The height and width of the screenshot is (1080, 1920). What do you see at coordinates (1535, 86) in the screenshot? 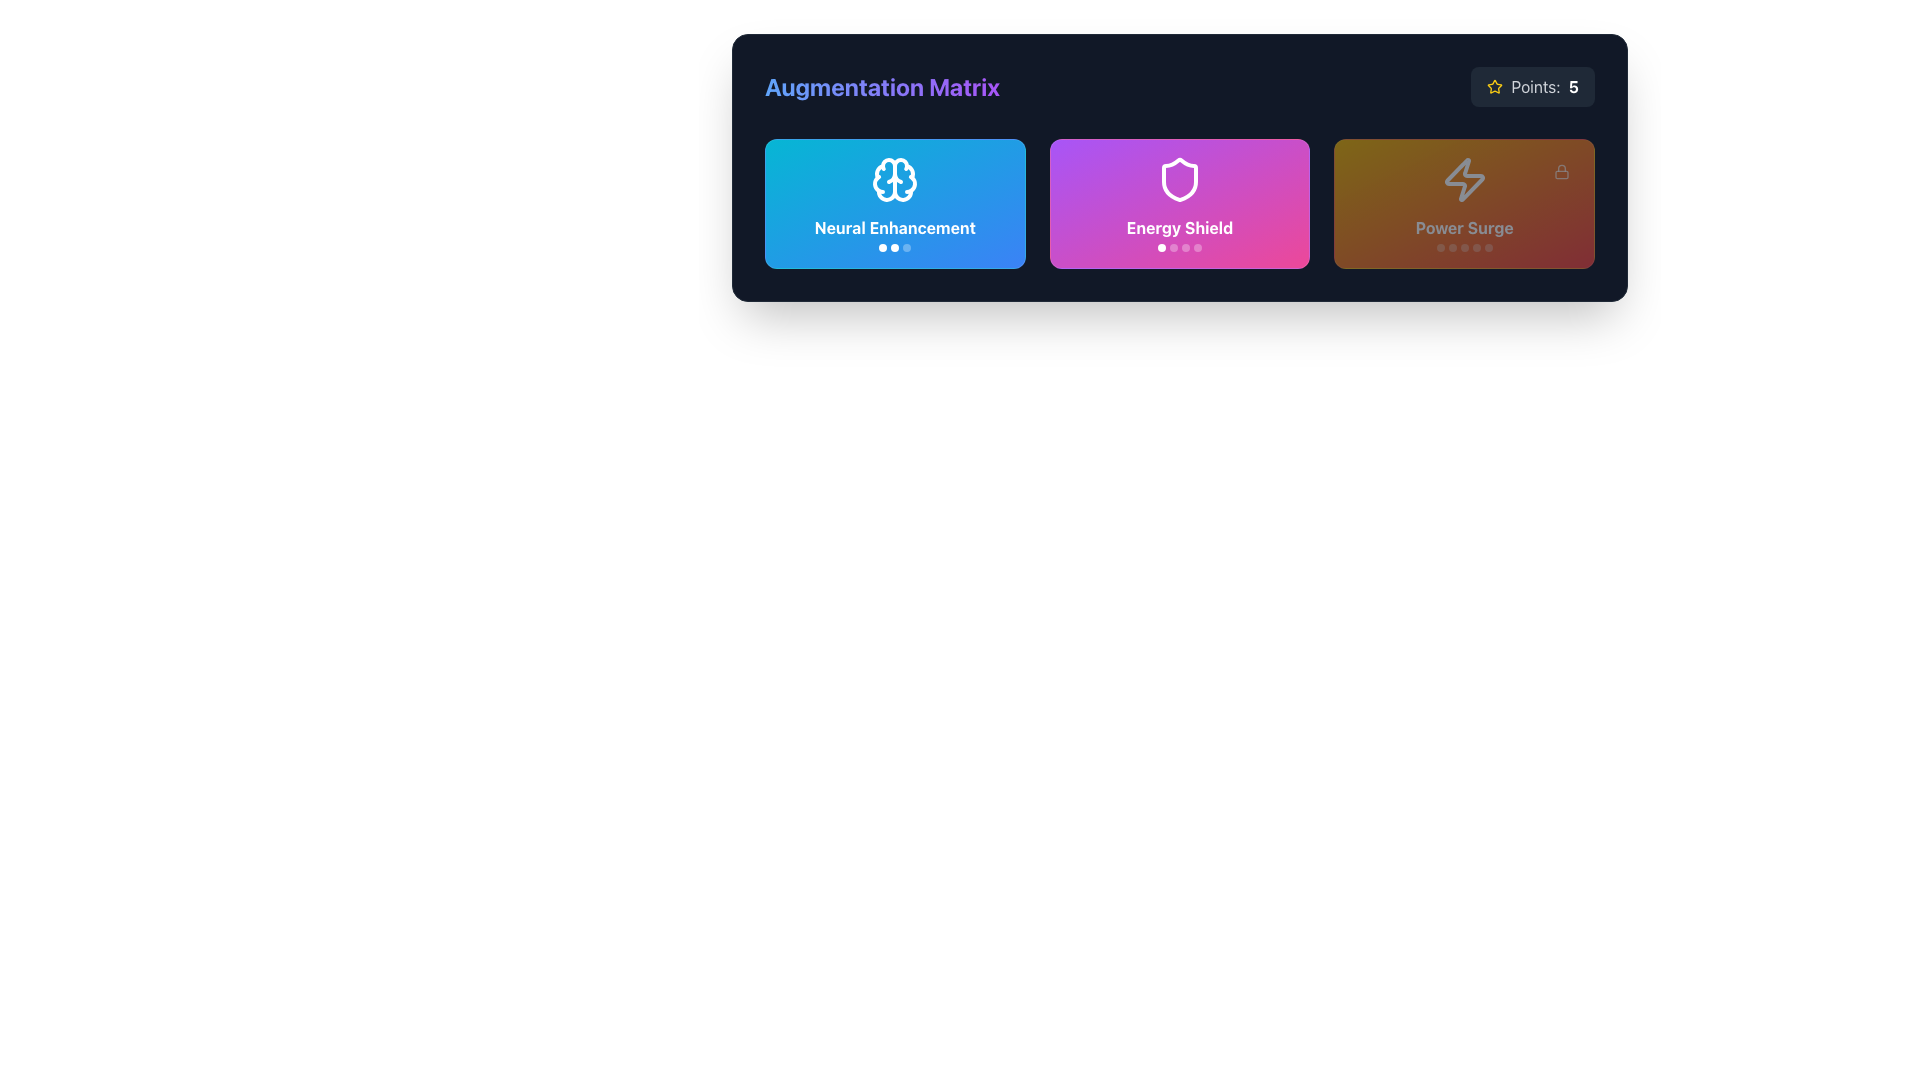
I see `the static text label indicating 'Points' that is located next to the number '5' and preceded by a star icon` at bounding box center [1535, 86].